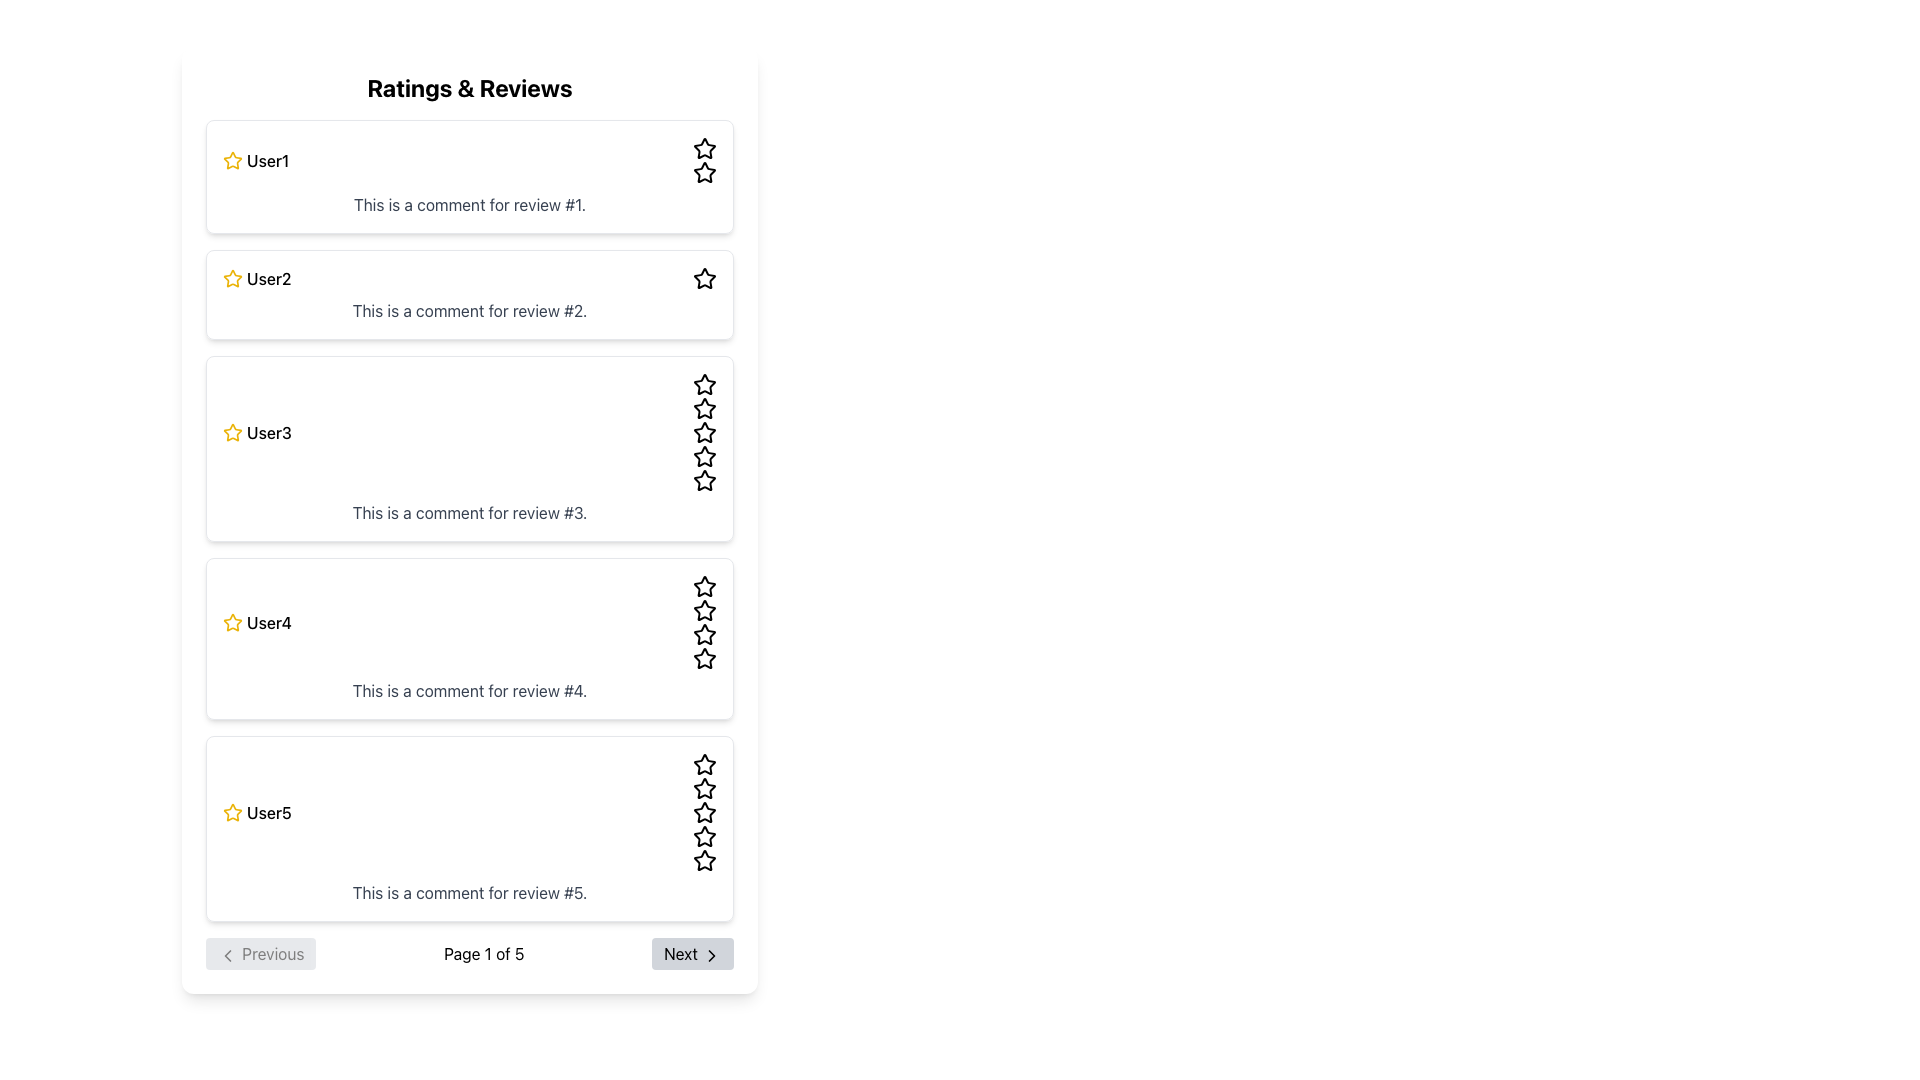  I want to click on the first star icon in the five-star rating system for the fifth review row in the 'Ratings & Reviews' section, so click(705, 764).